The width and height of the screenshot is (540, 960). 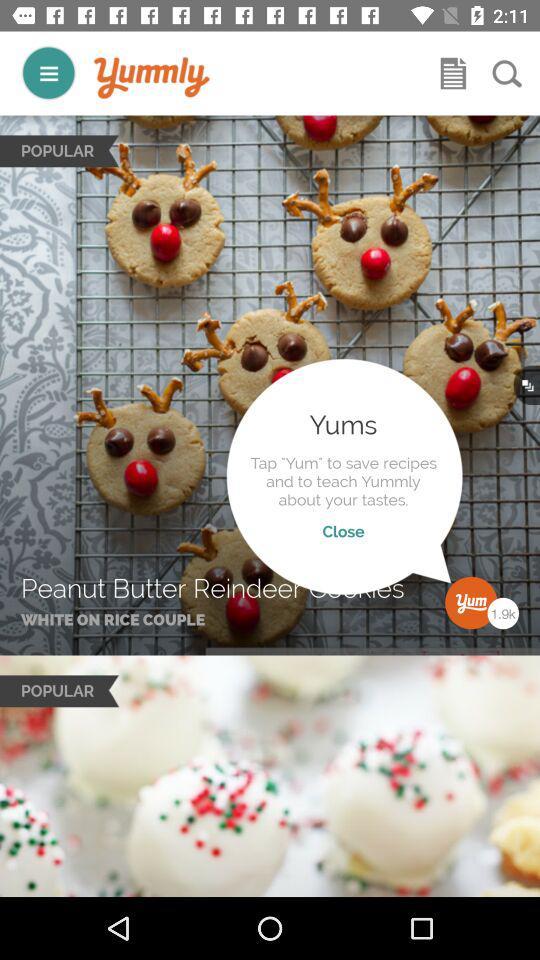 I want to click on menu button, so click(x=48, y=73).